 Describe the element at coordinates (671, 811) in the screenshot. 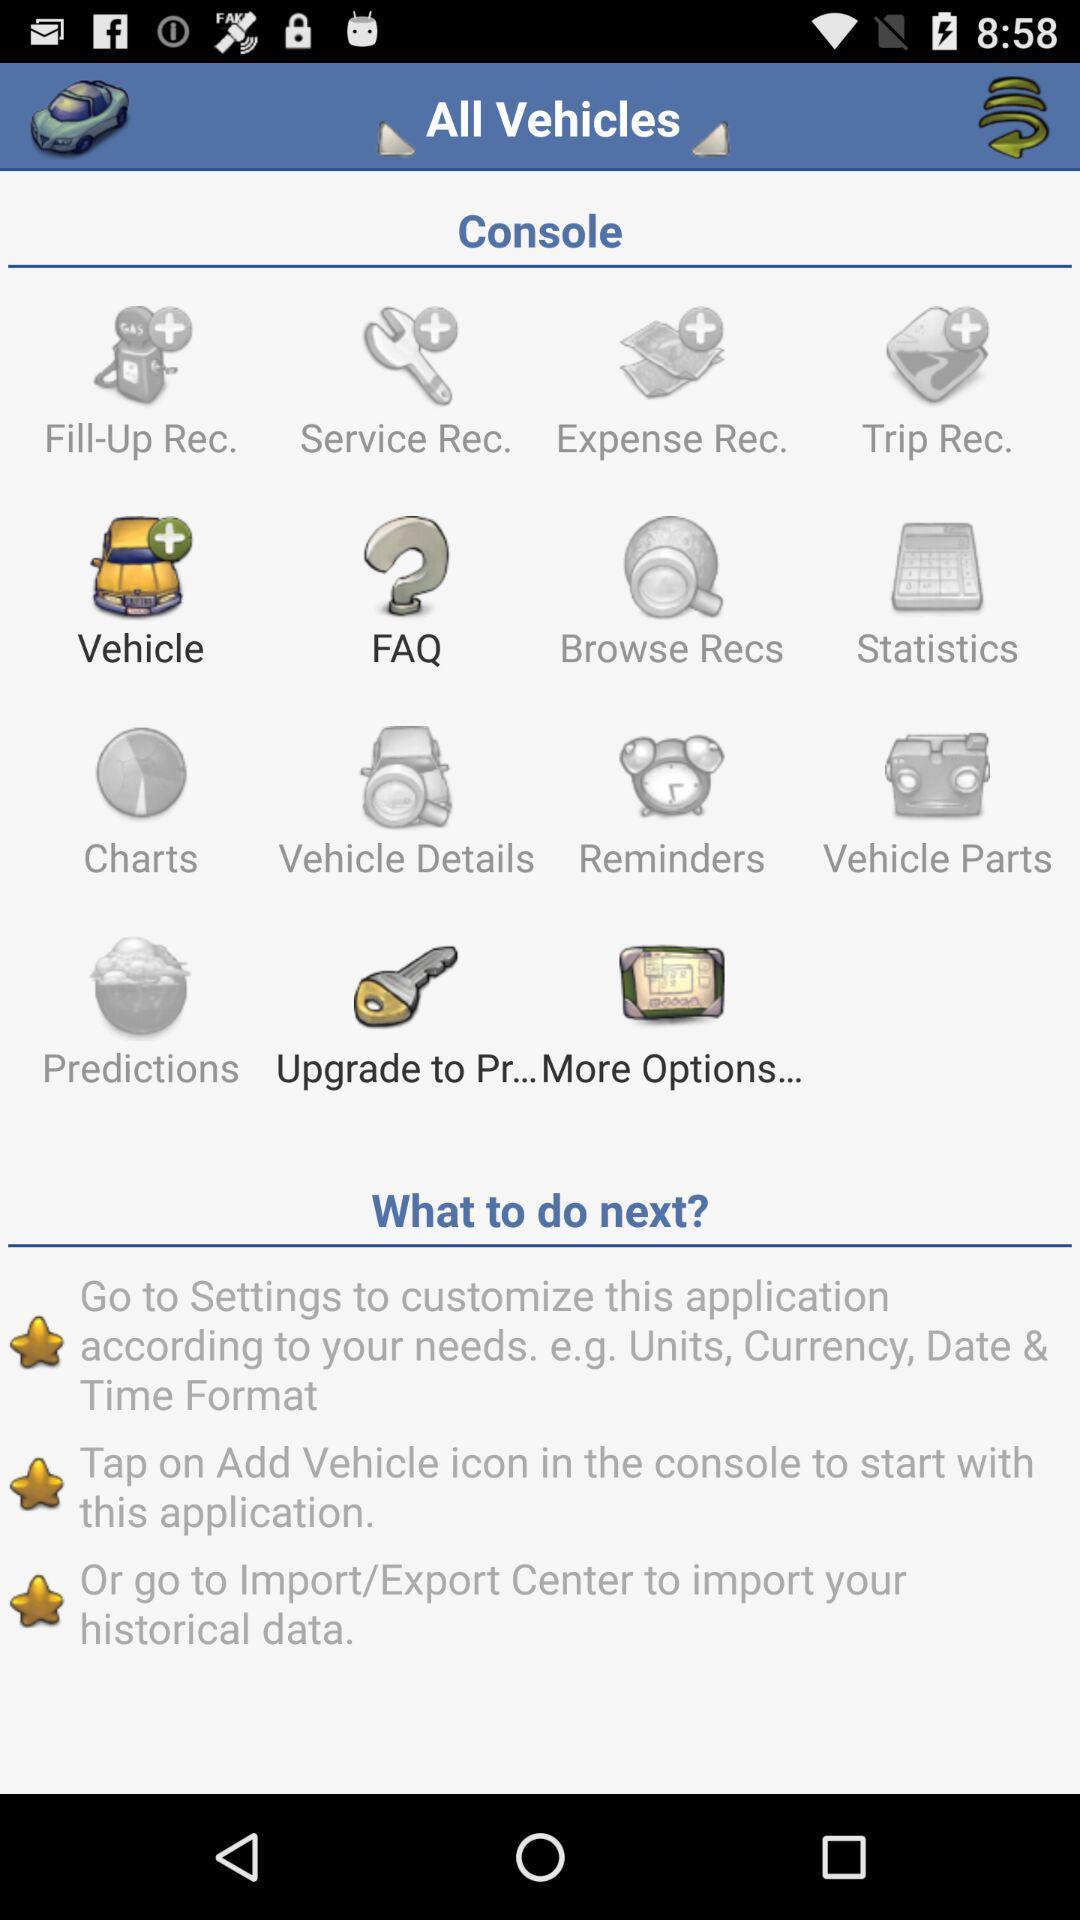

I see `the app above upgrade to pro! item` at that location.